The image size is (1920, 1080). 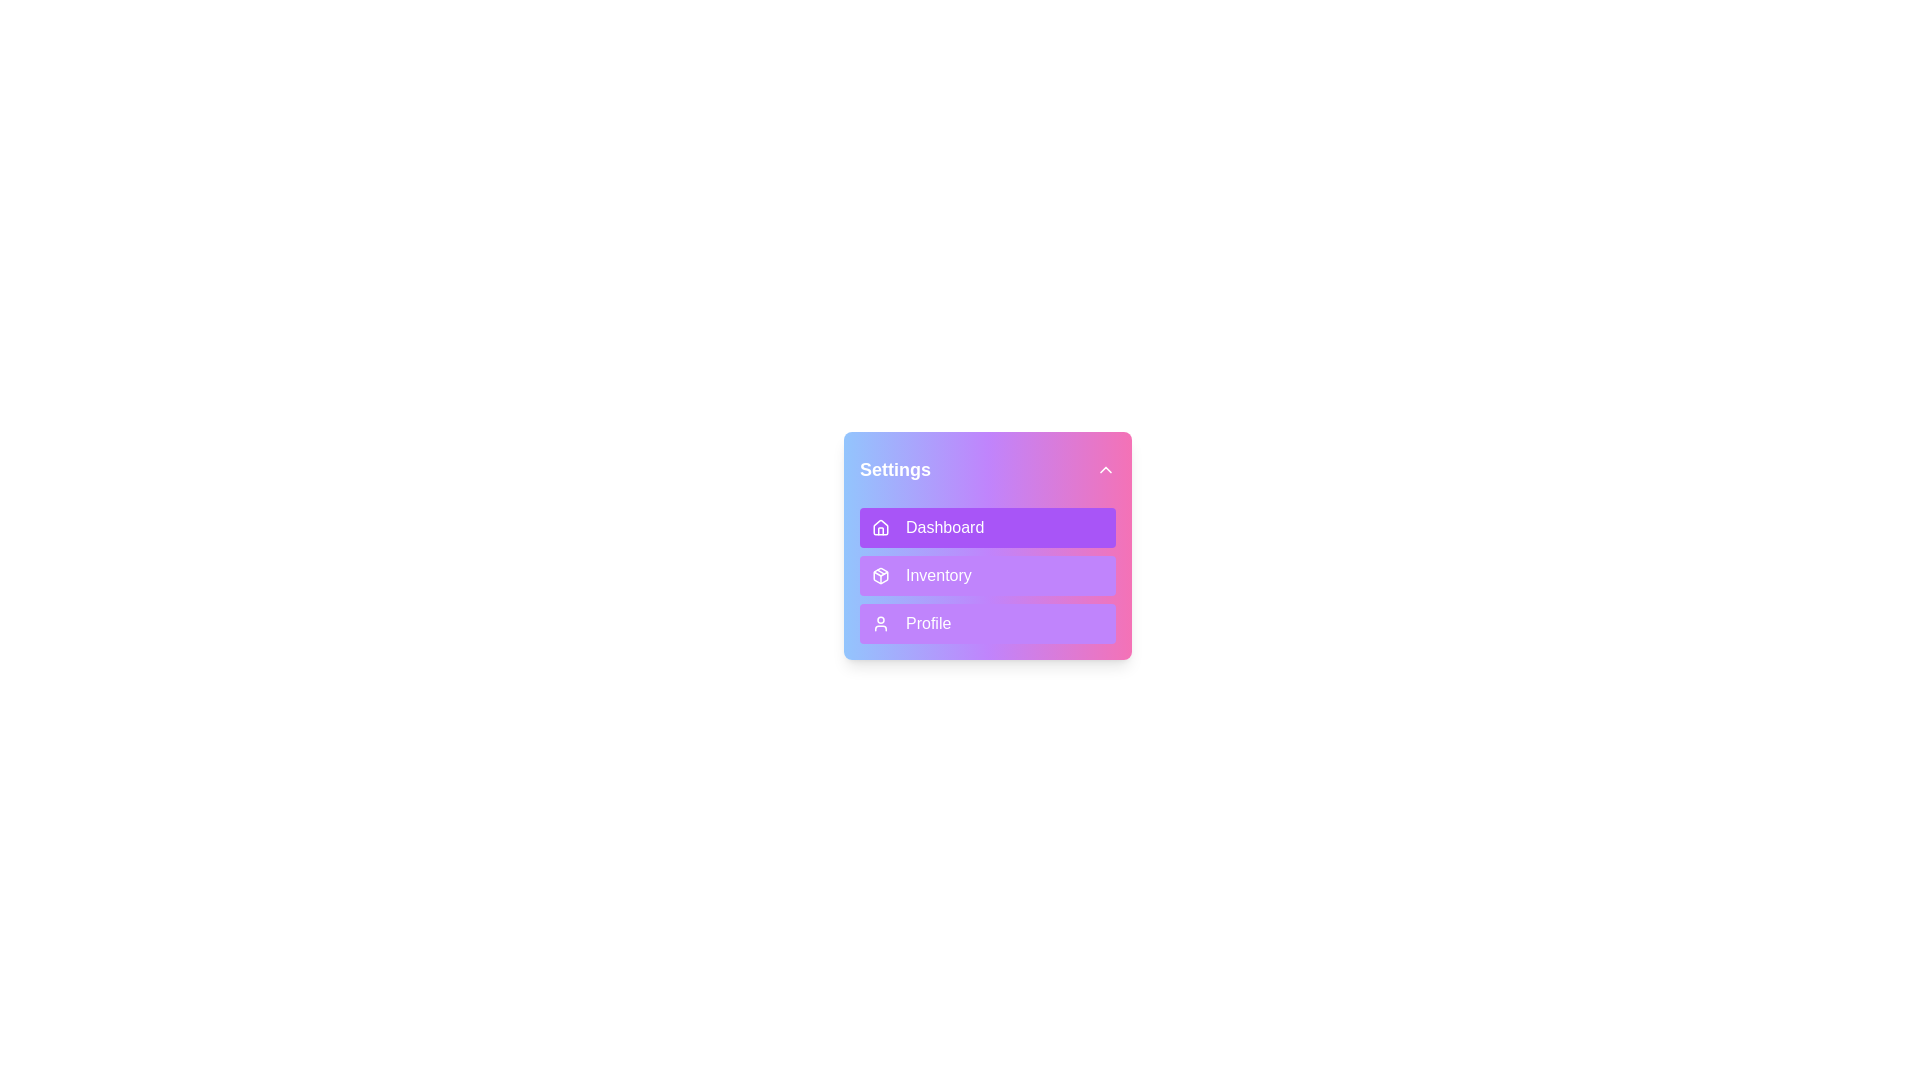 I want to click on the menu item Inventory, so click(x=988, y=575).